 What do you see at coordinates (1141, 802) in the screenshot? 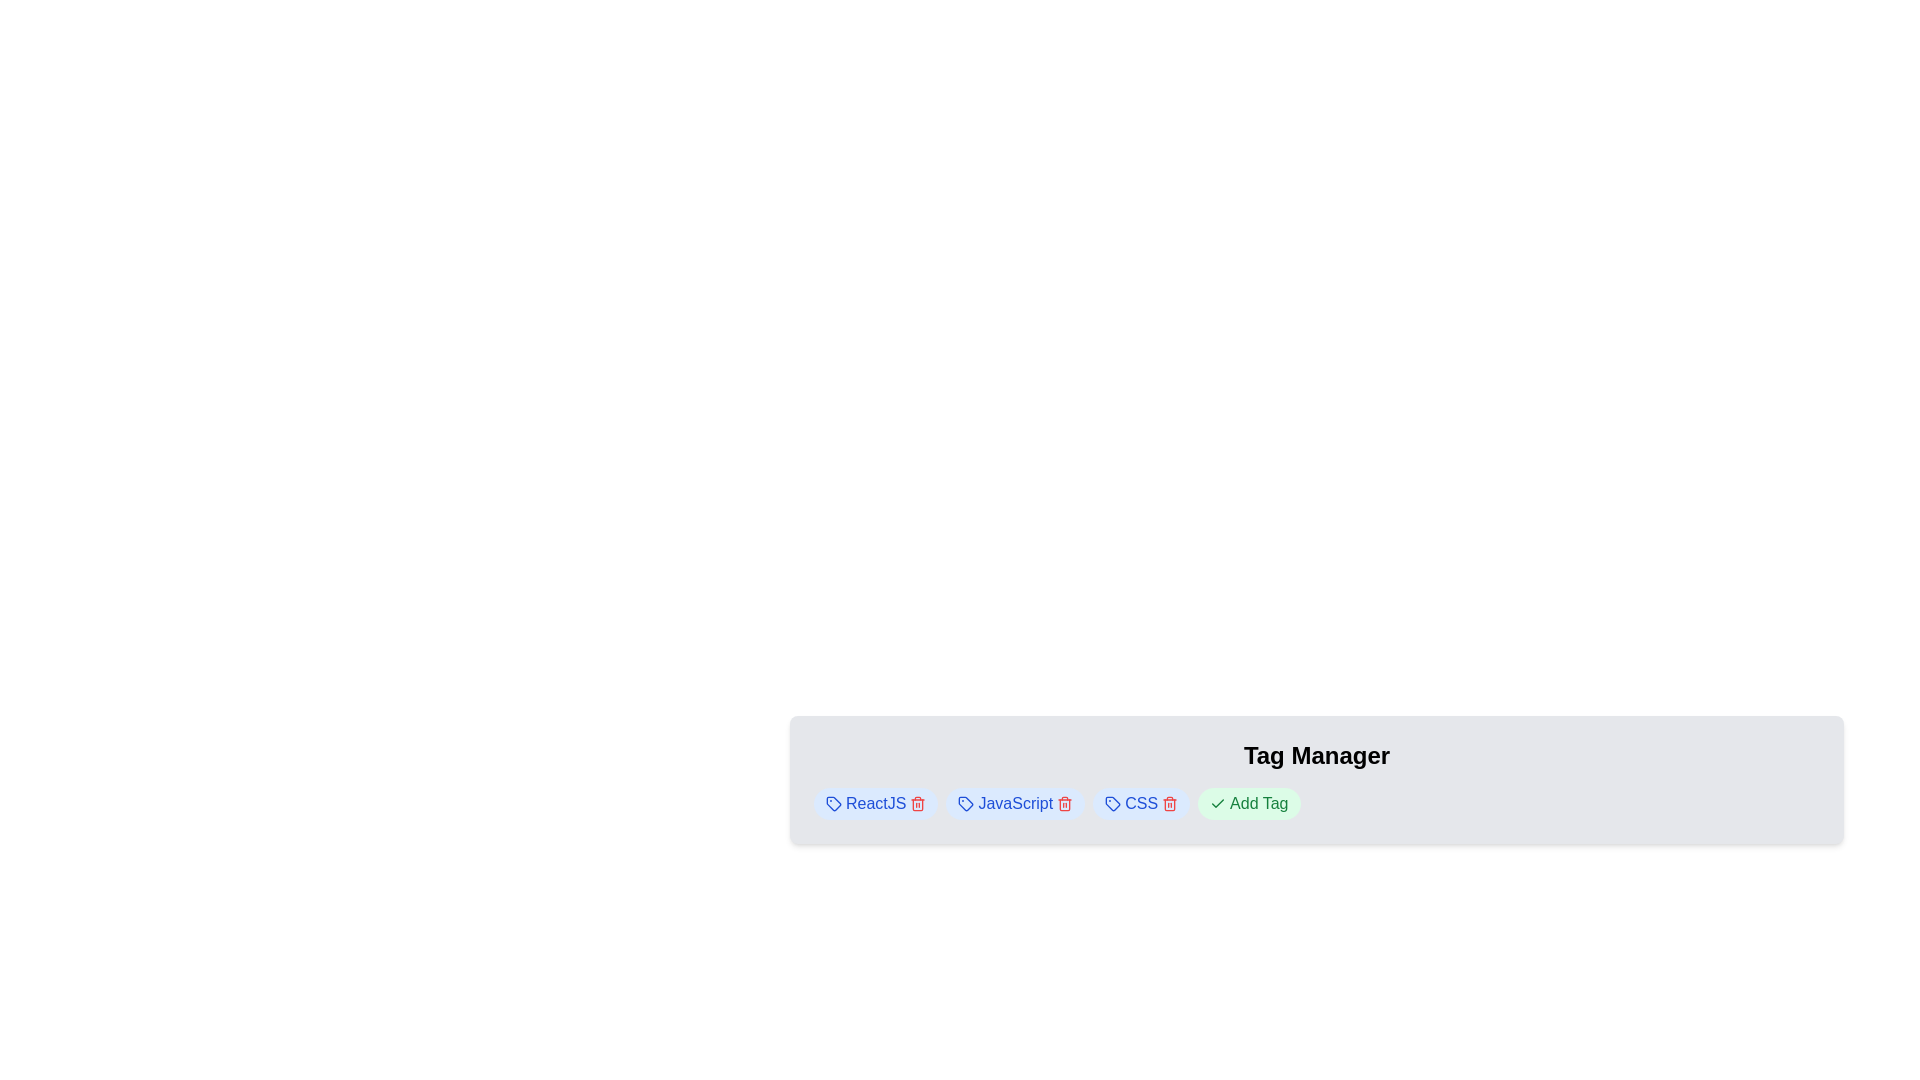
I see `the tag labeled 'CSS' which is displayed in bold, blue font with a light blue background, located` at bounding box center [1141, 802].